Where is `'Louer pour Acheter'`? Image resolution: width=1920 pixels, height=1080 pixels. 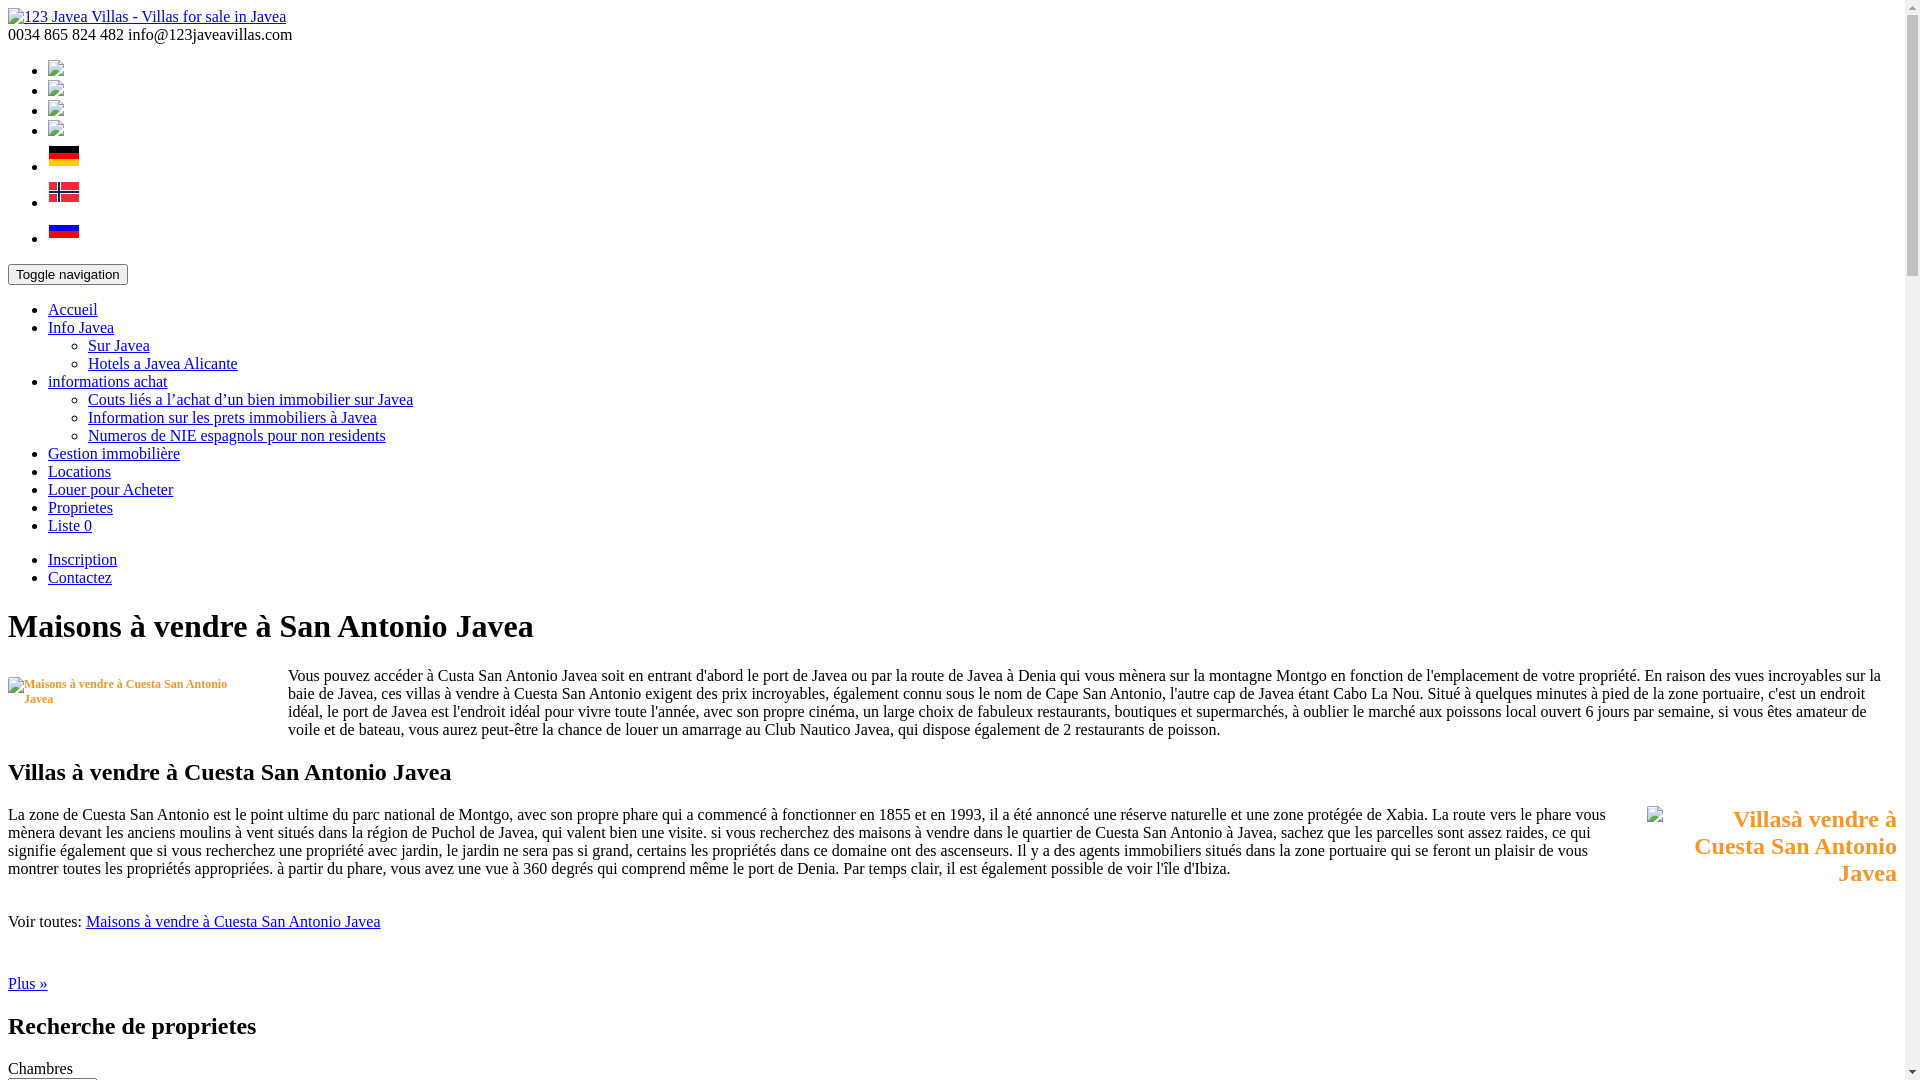
'Louer pour Acheter' is located at coordinates (109, 489).